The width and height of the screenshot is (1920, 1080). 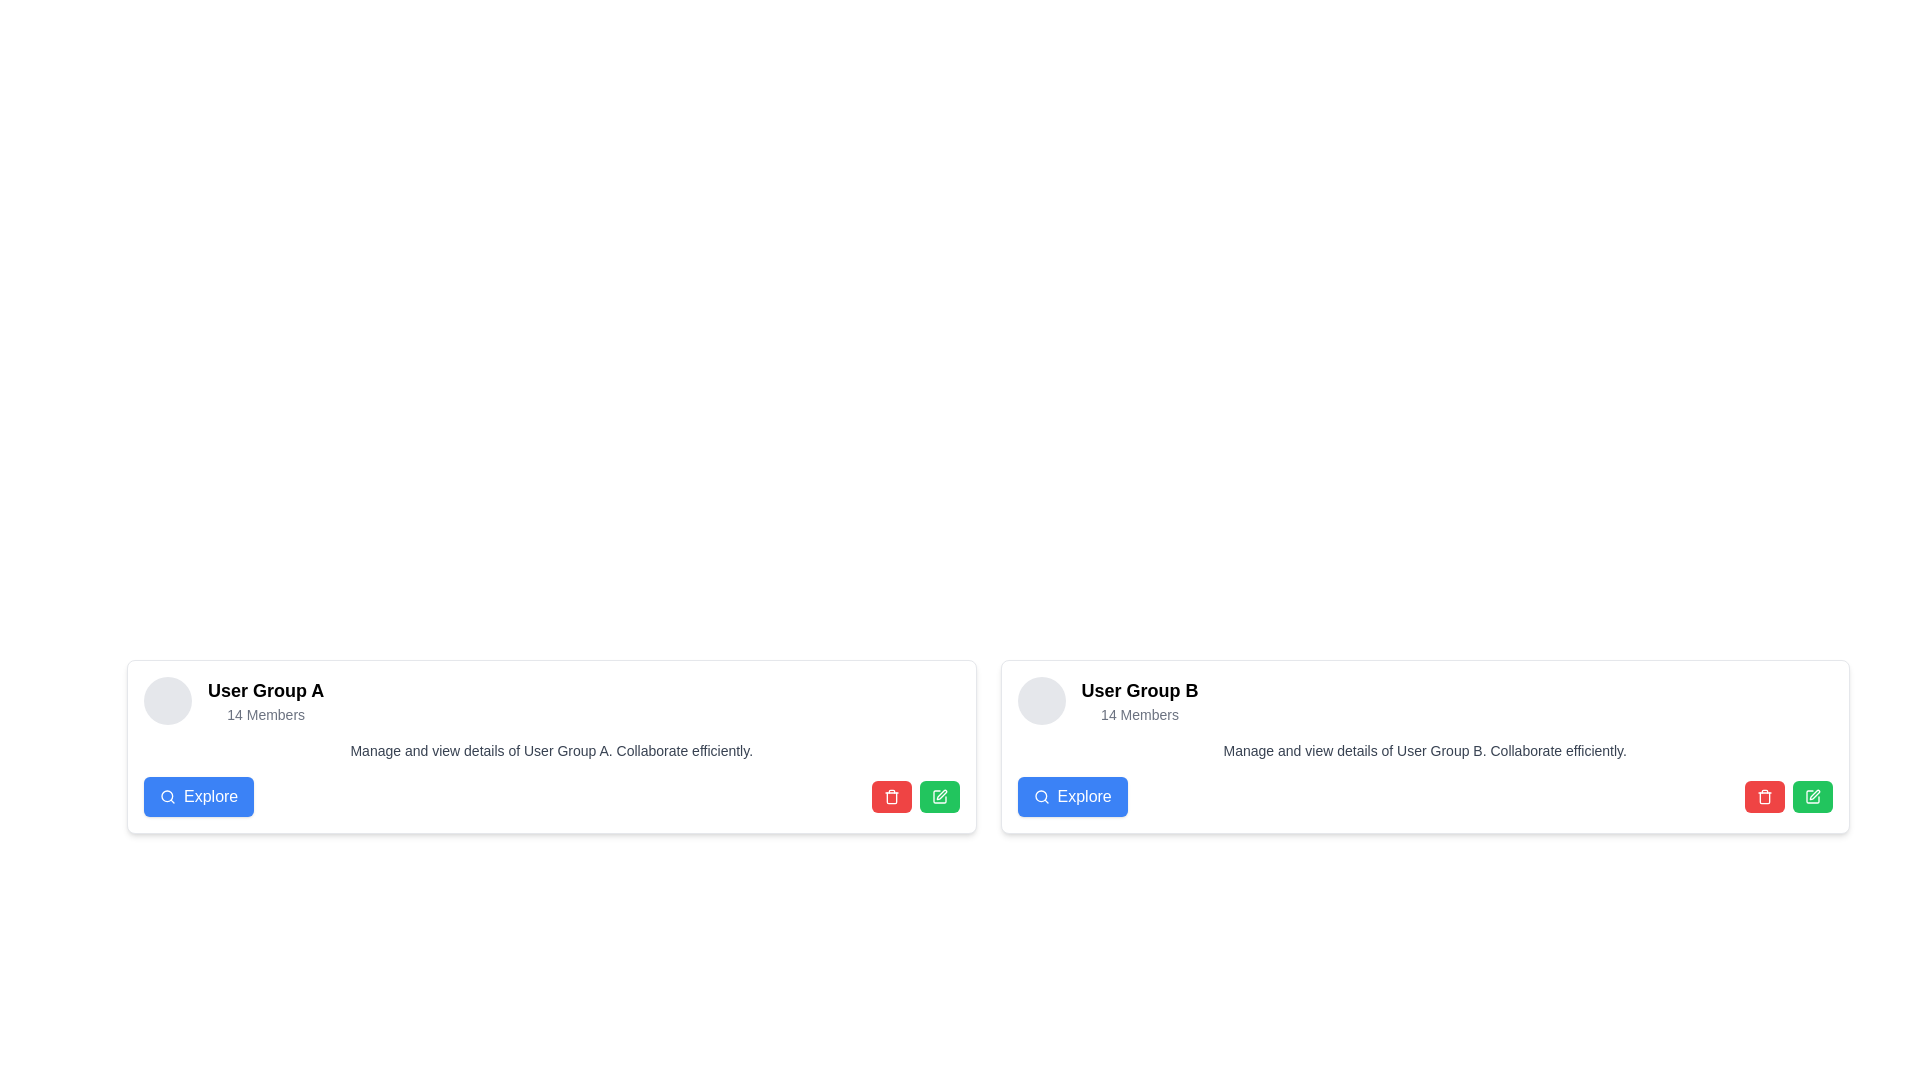 What do you see at coordinates (199, 796) in the screenshot?
I see `the blue rectangular button labeled 'Explore' with a search icon, located in the lower left area of the 'User Group A' card` at bounding box center [199, 796].